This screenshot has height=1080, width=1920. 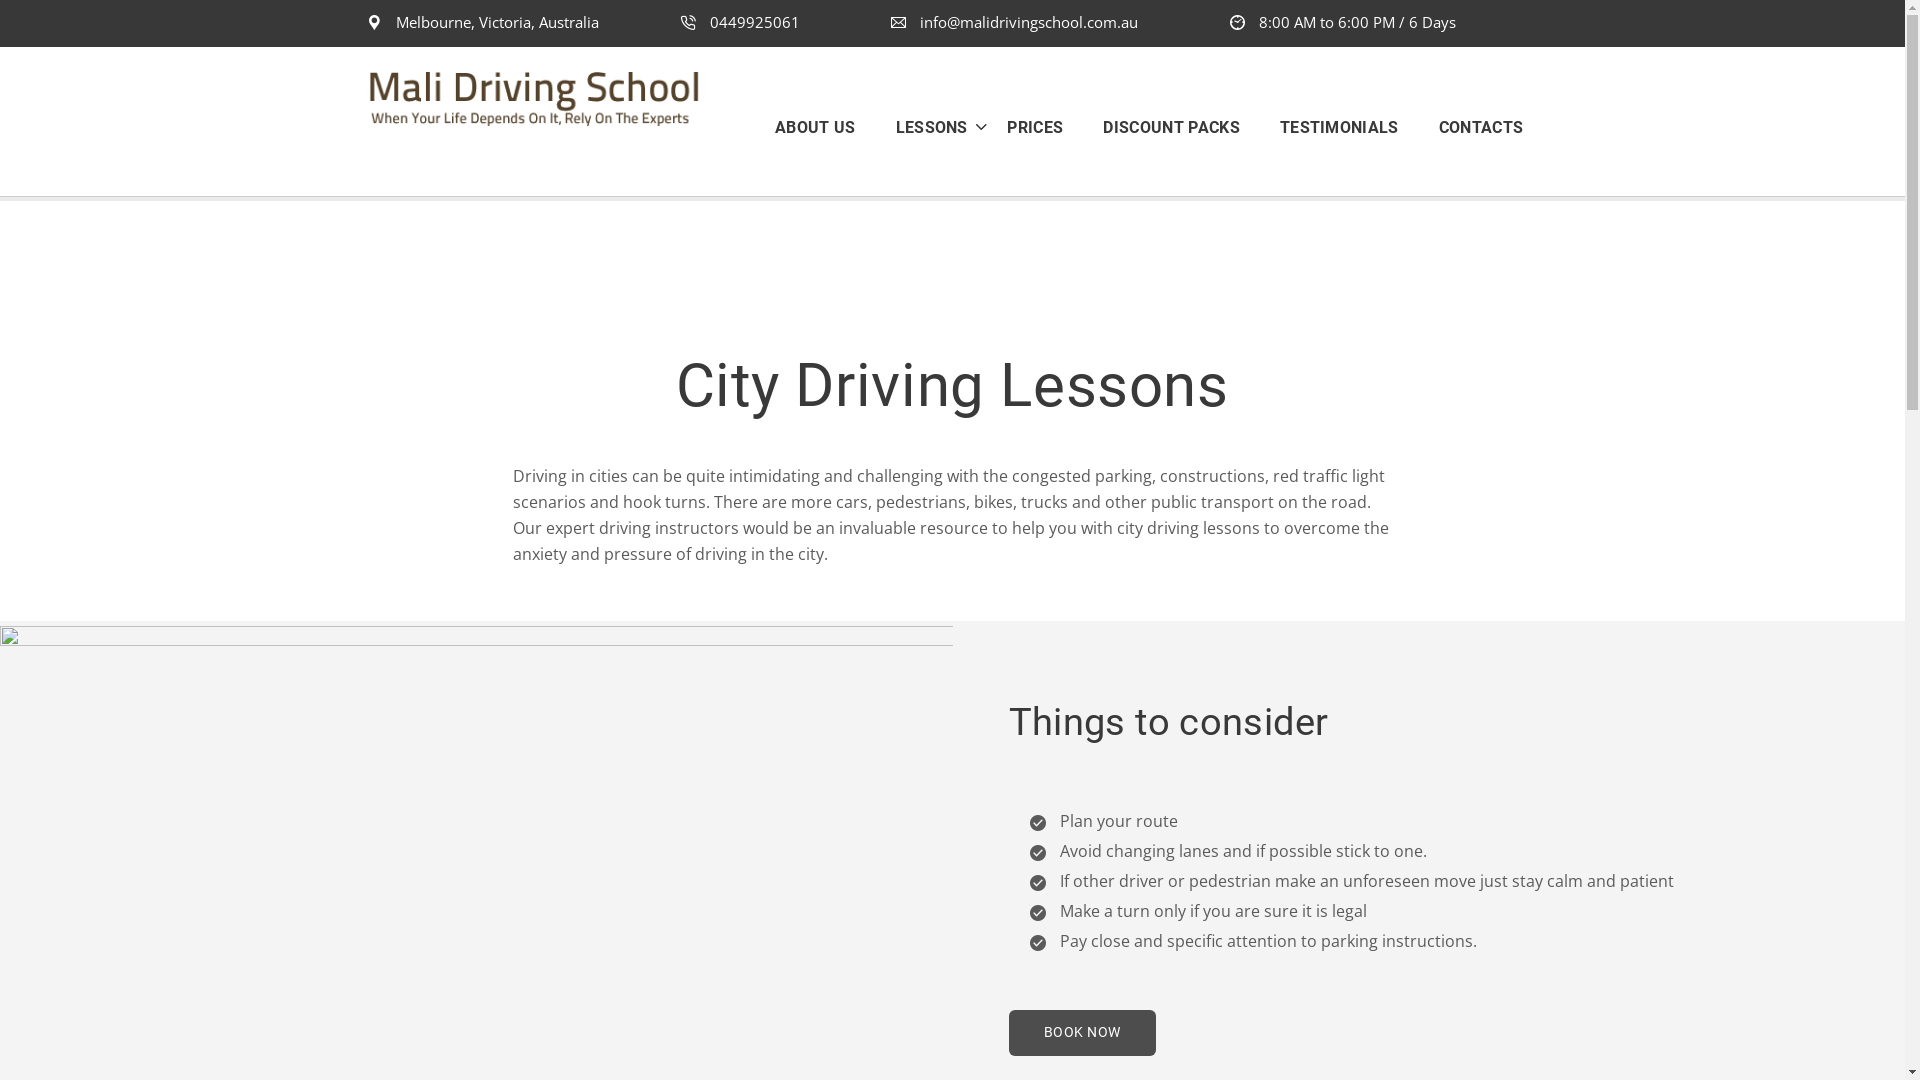 I want to click on 'Melbourne, Victoria, Australia', so click(x=483, y=22).